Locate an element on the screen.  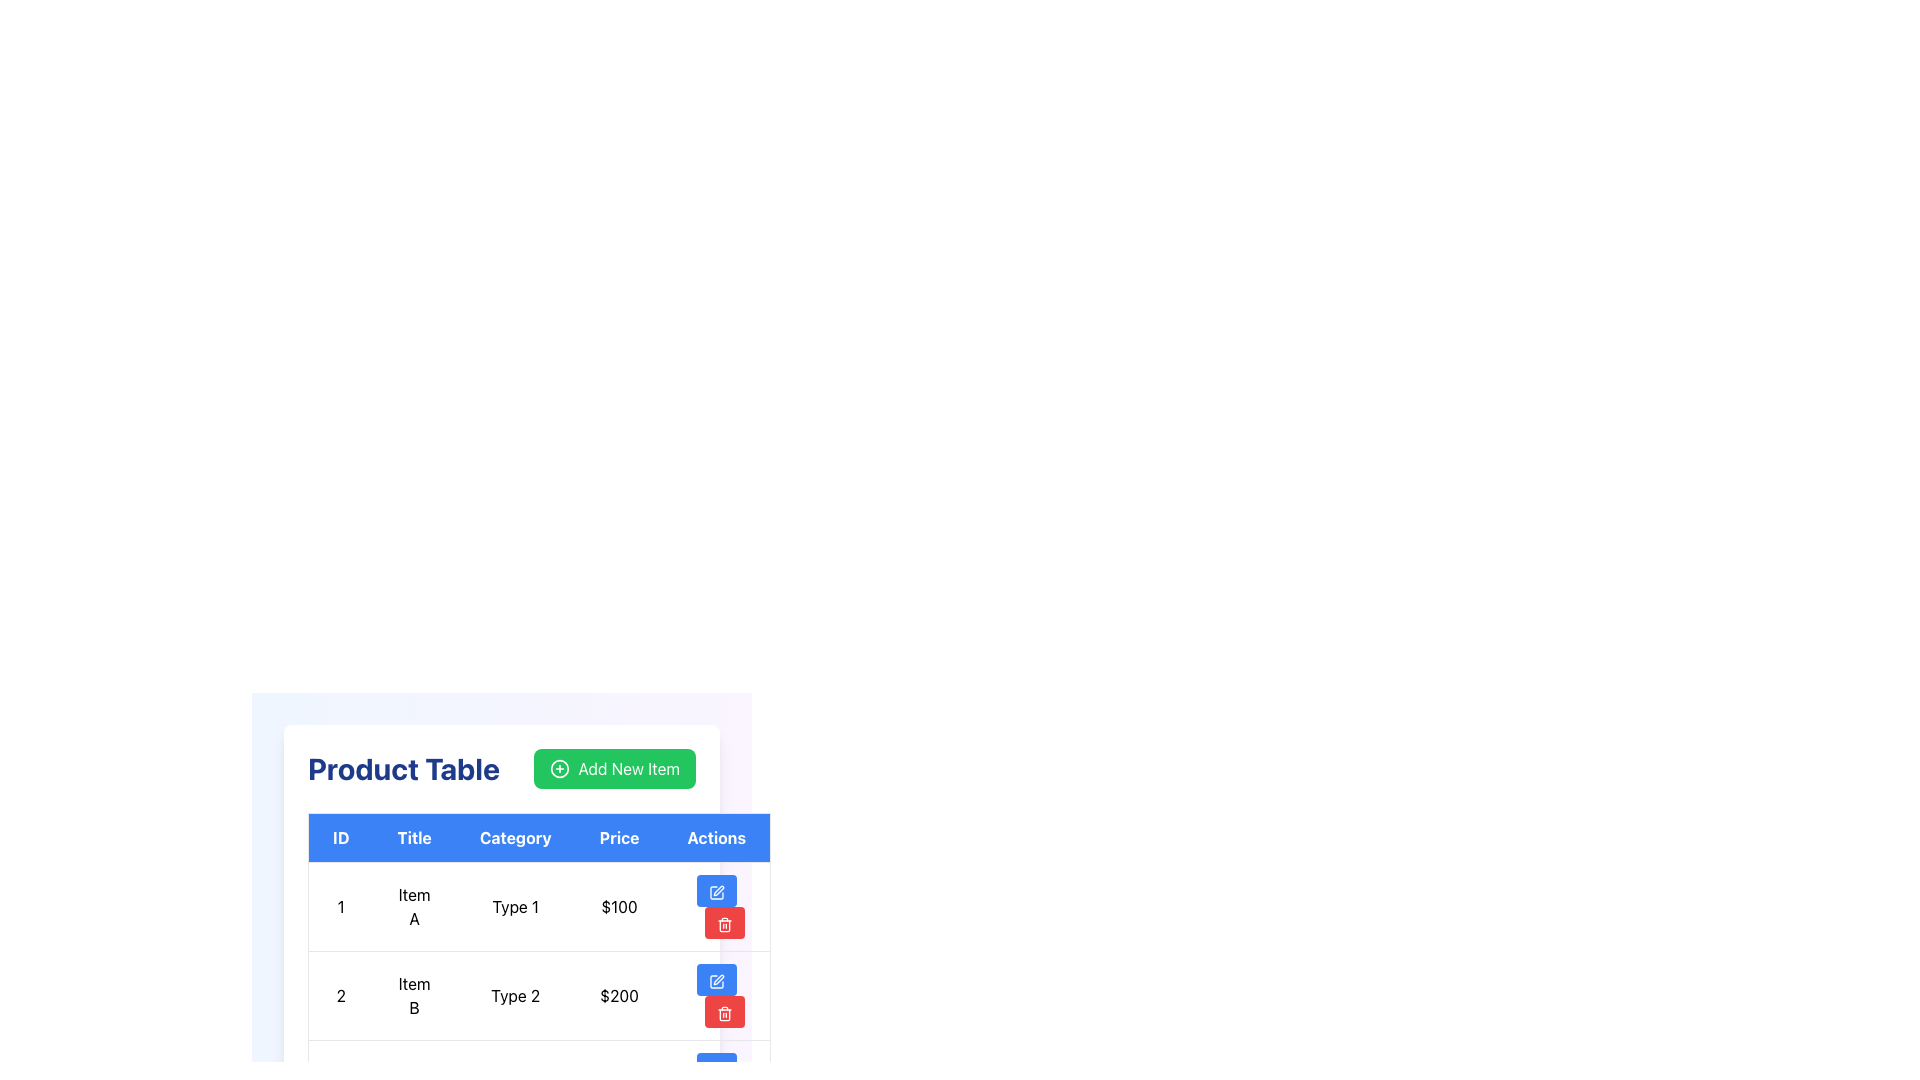
the table cell containing the text 'Item A' in the second column of the first row under the 'Title' column is located at coordinates (412, 906).